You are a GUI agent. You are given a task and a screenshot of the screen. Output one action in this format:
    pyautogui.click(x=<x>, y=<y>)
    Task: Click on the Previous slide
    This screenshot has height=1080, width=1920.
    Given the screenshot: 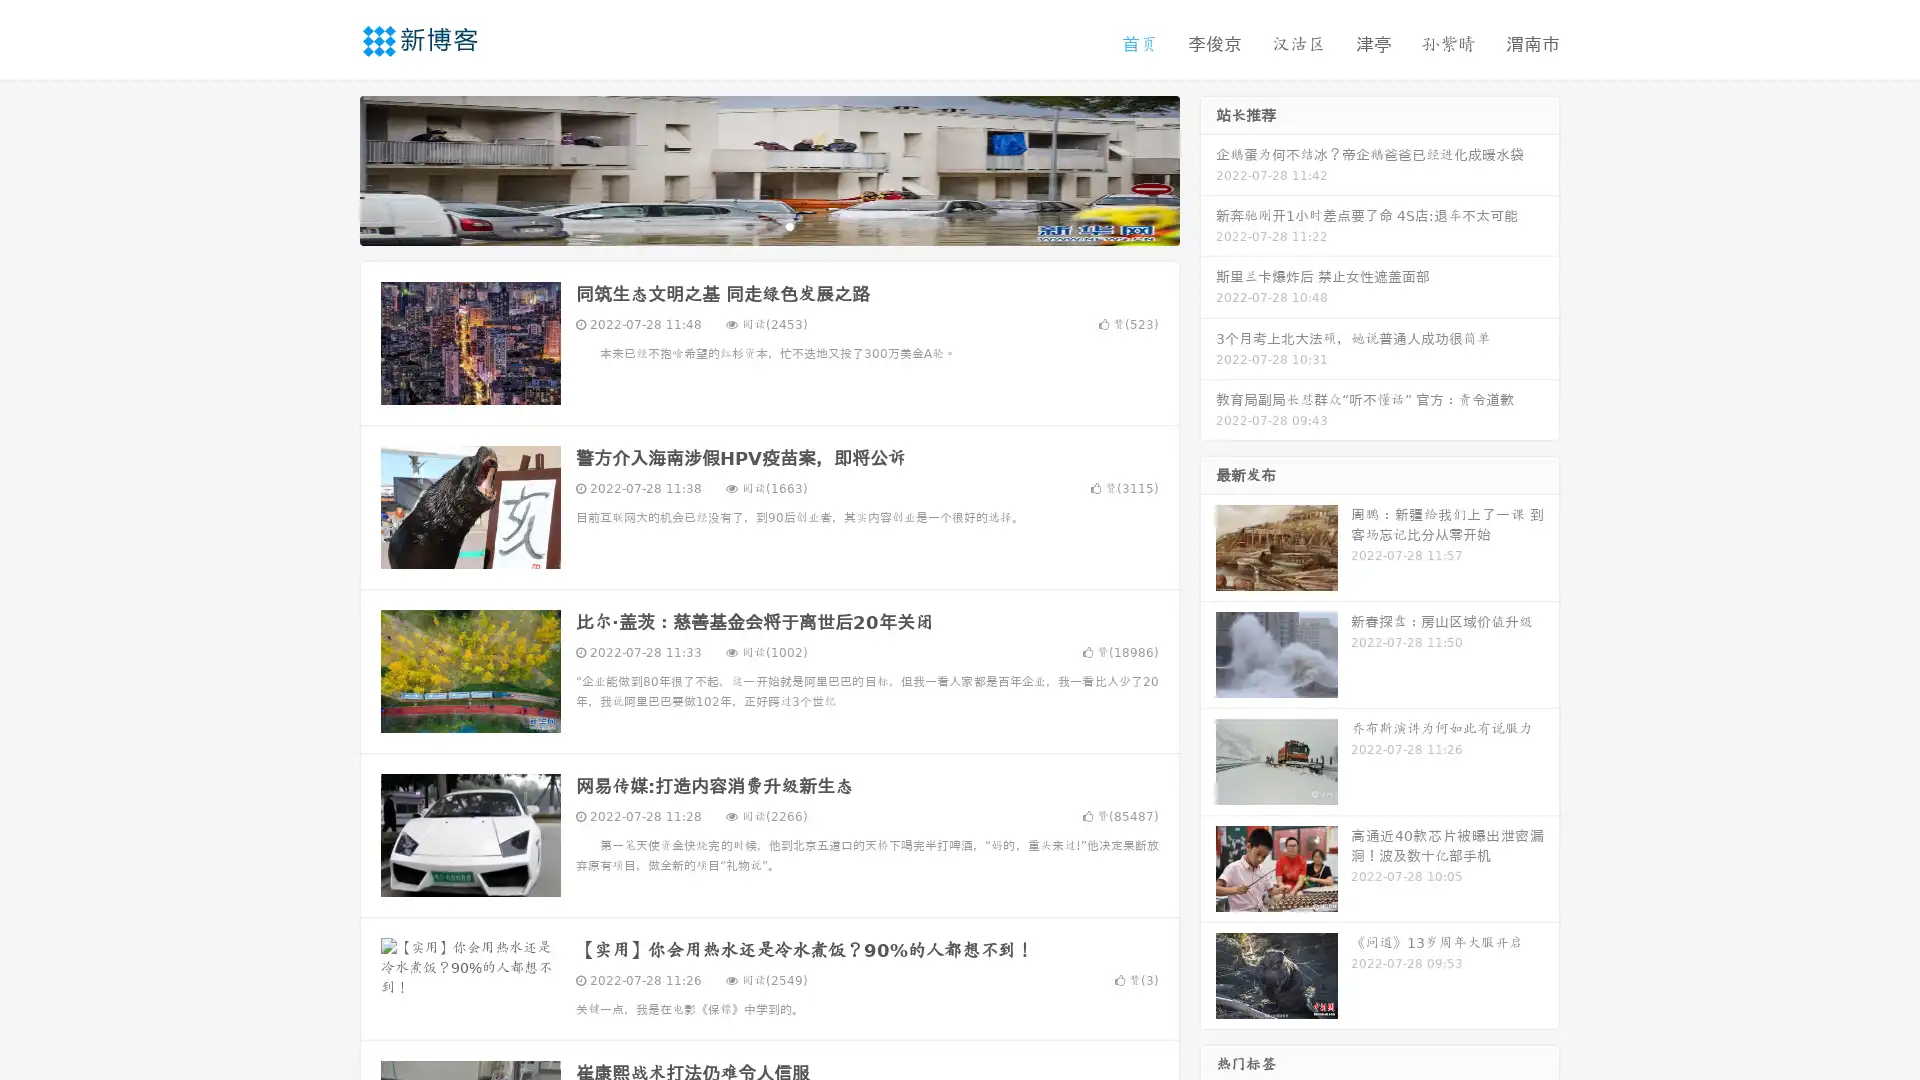 What is the action you would take?
    pyautogui.click(x=330, y=168)
    